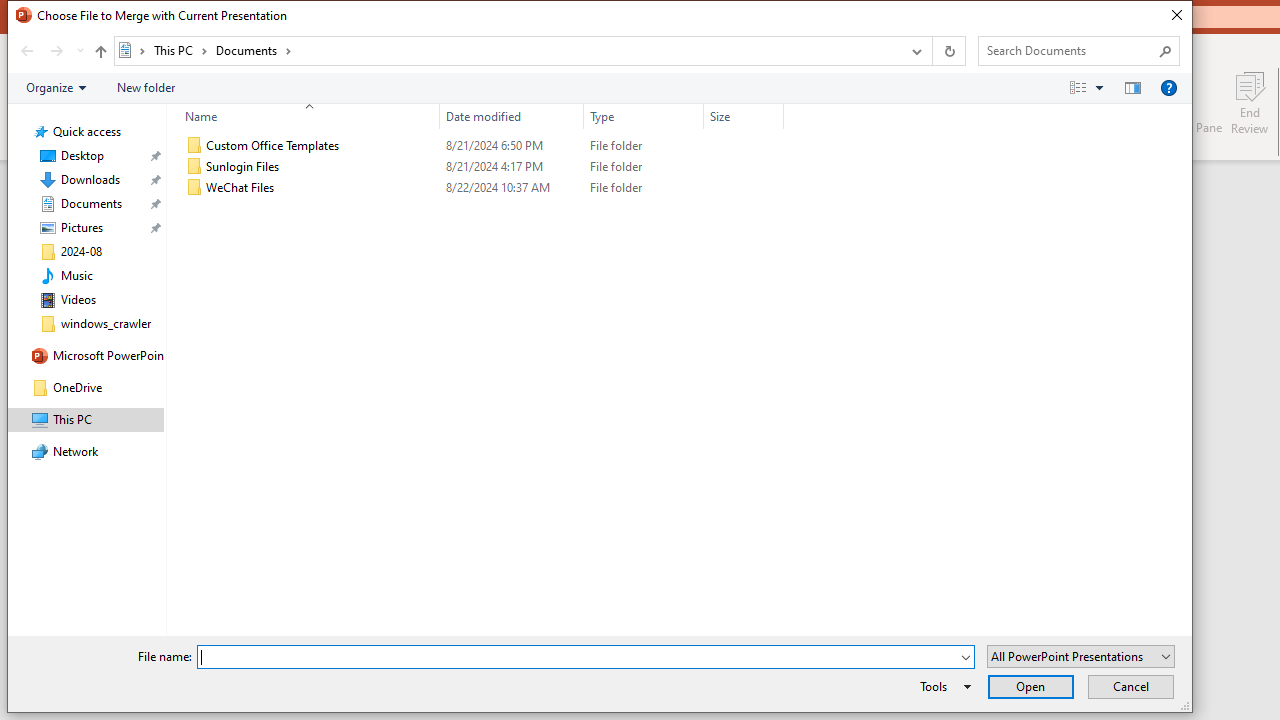  I want to click on 'New folder', so click(144, 86).